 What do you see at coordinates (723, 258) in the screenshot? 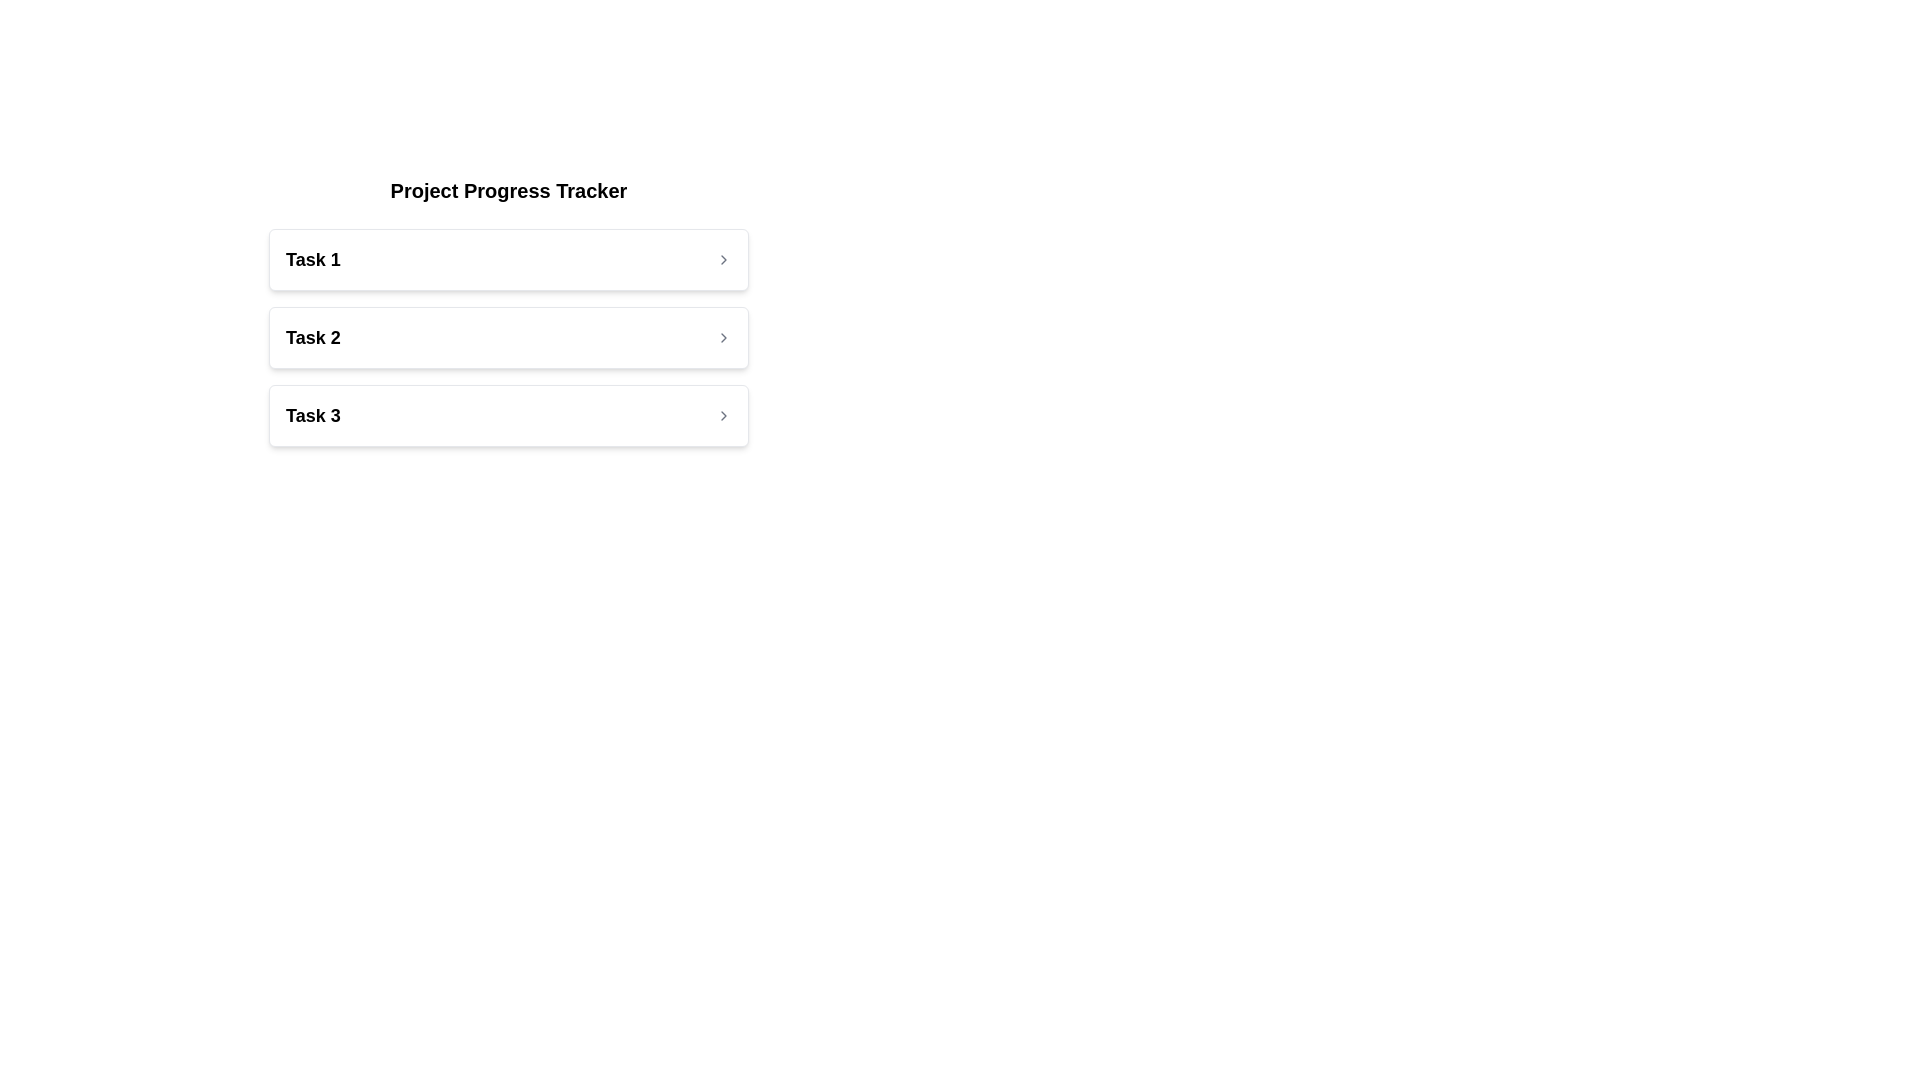
I see `the right-pointing chevron icon styled in light gray, which is aligned to the far right of the 'Task 1' text` at bounding box center [723, 258].